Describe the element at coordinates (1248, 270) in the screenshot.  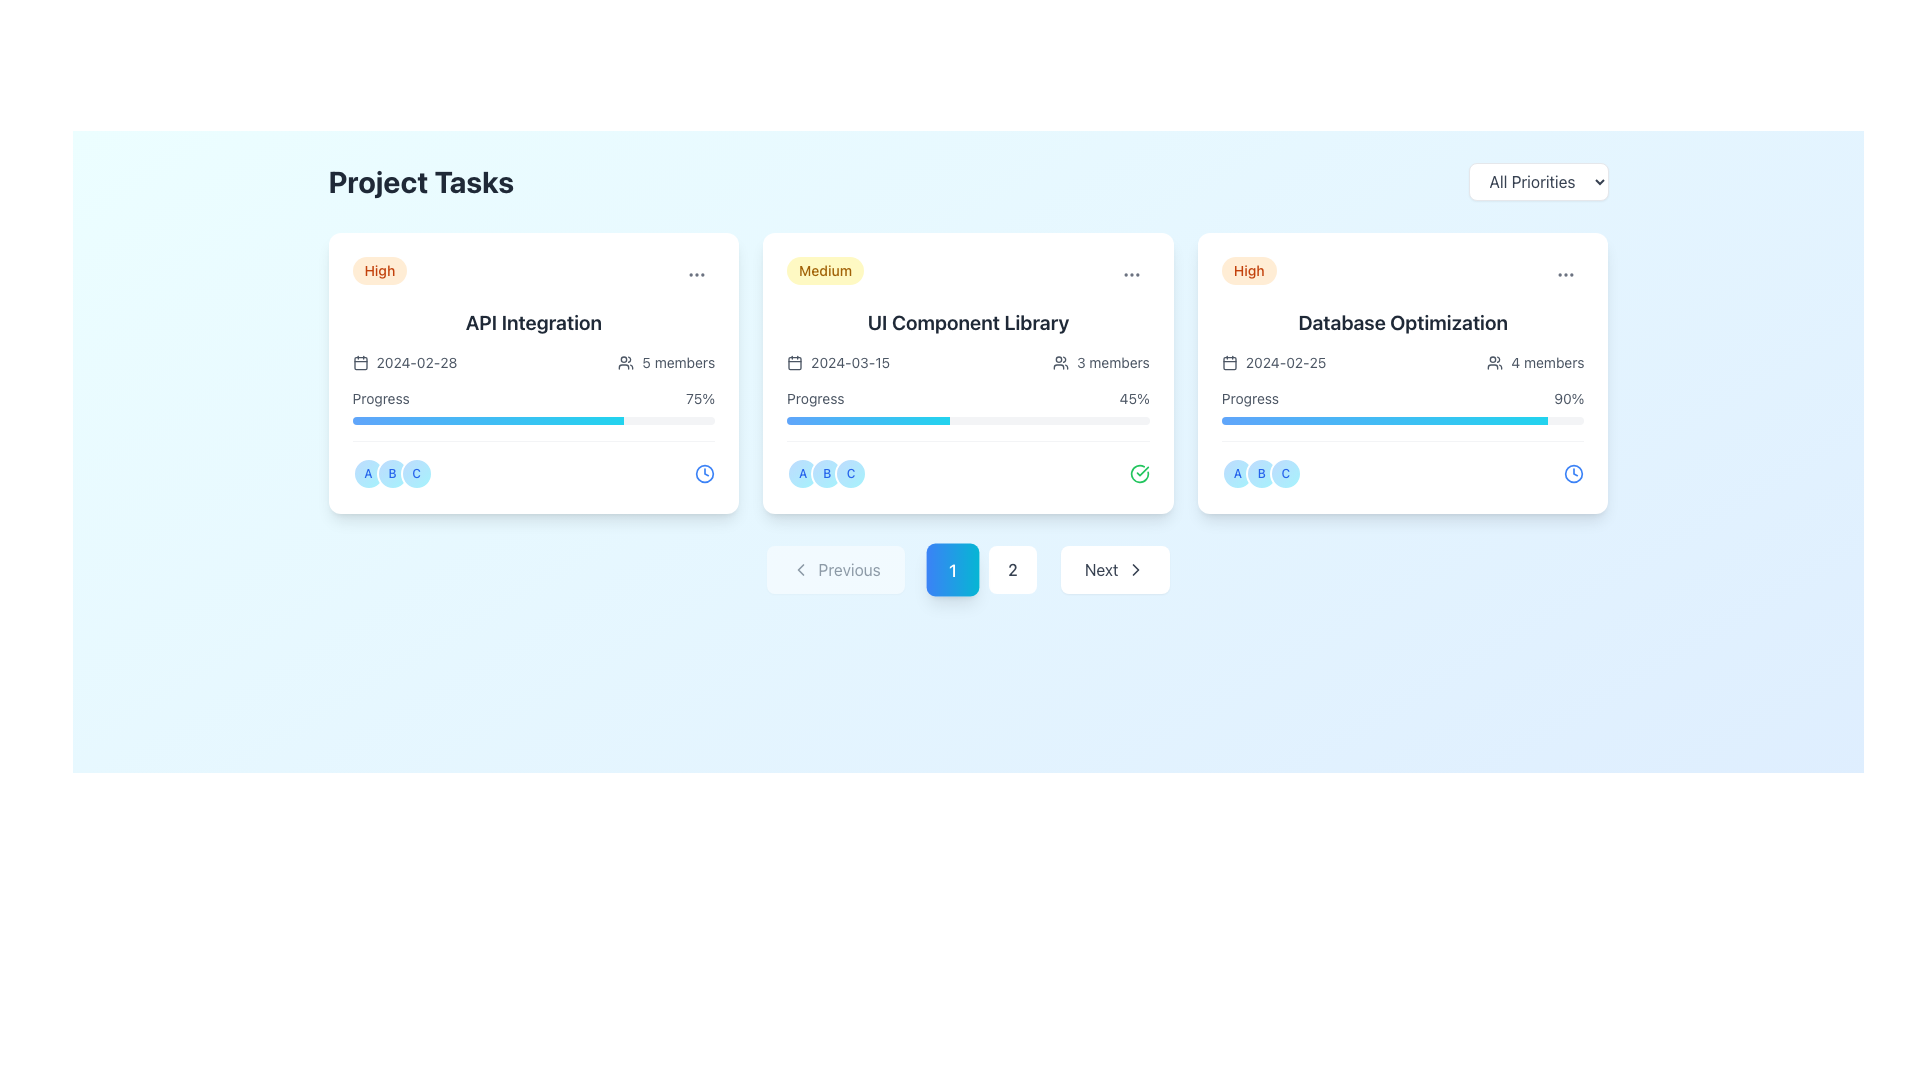
I see `text 'High' from the pill-shaped label with an orange background located at the top-left section of the 'Database Optimization' card` at that location.